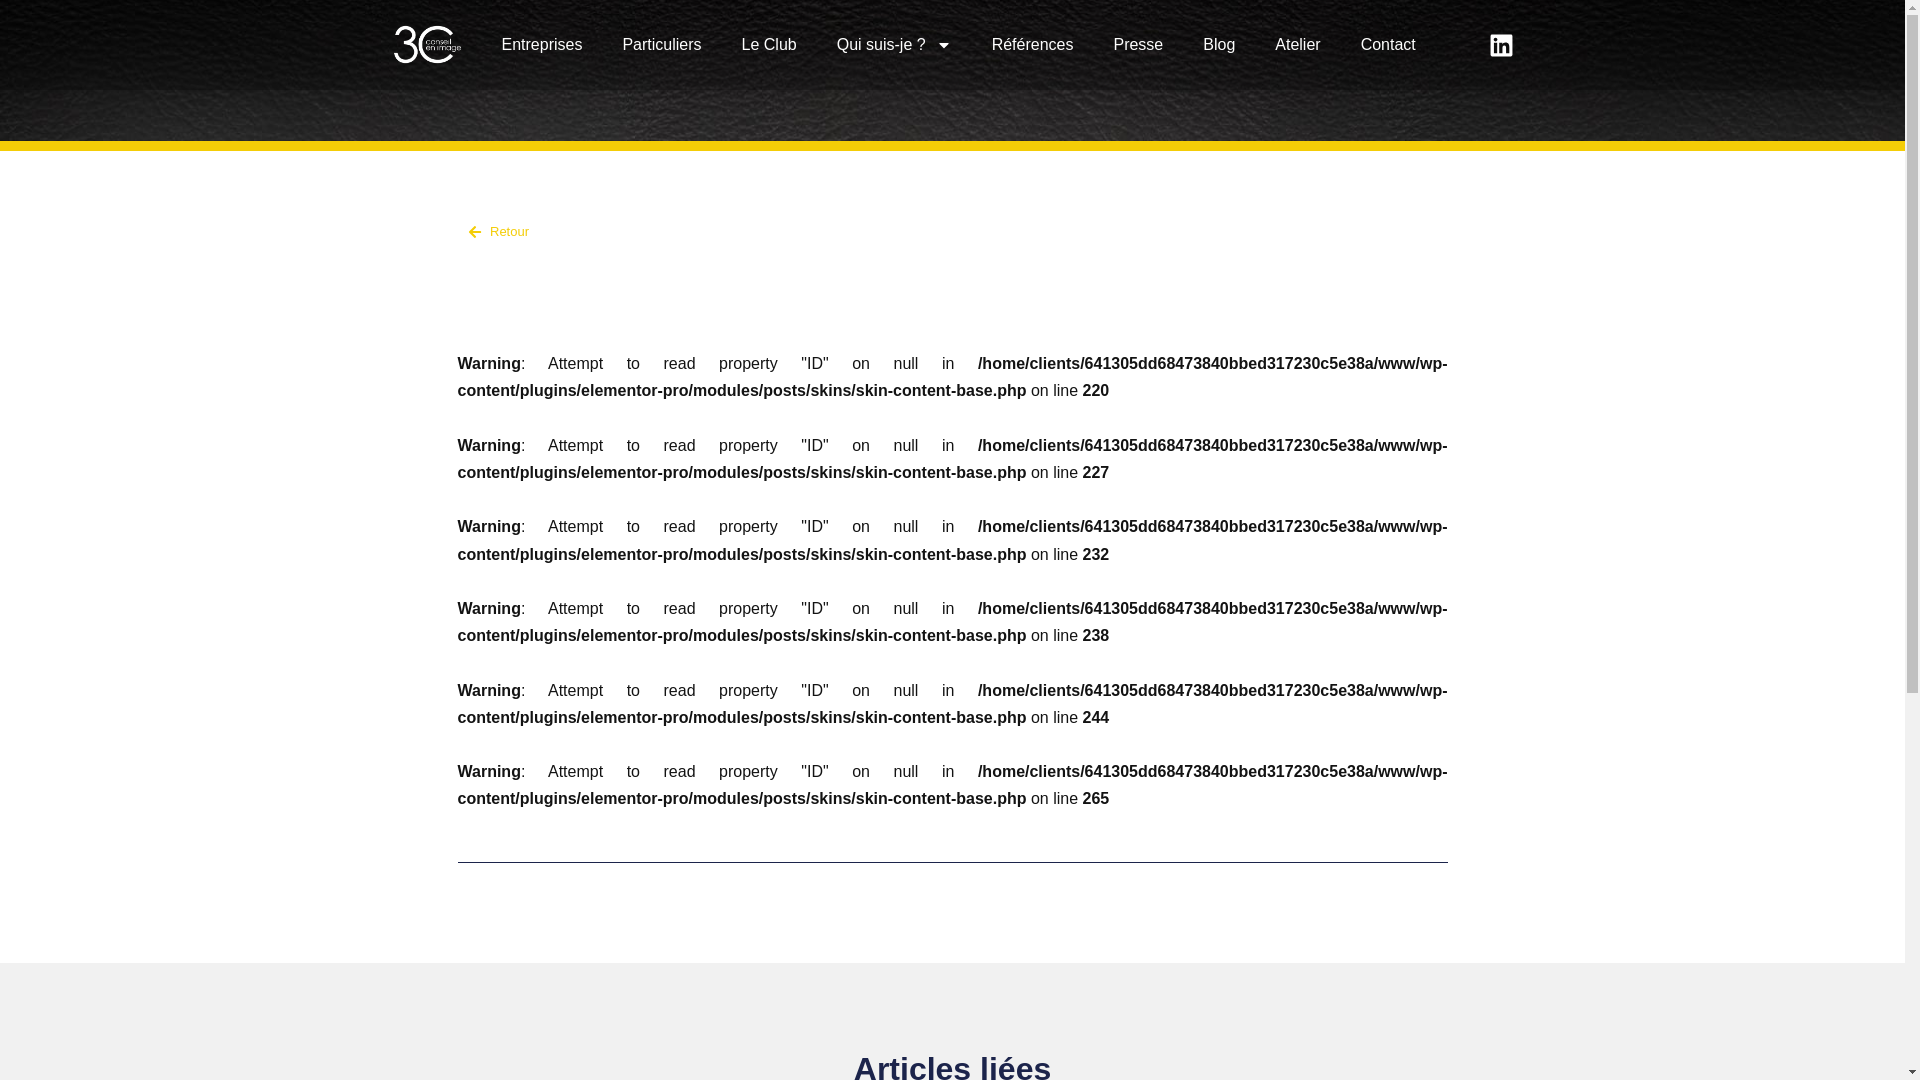  I want to click on 'Presse', so click(1092, 45).